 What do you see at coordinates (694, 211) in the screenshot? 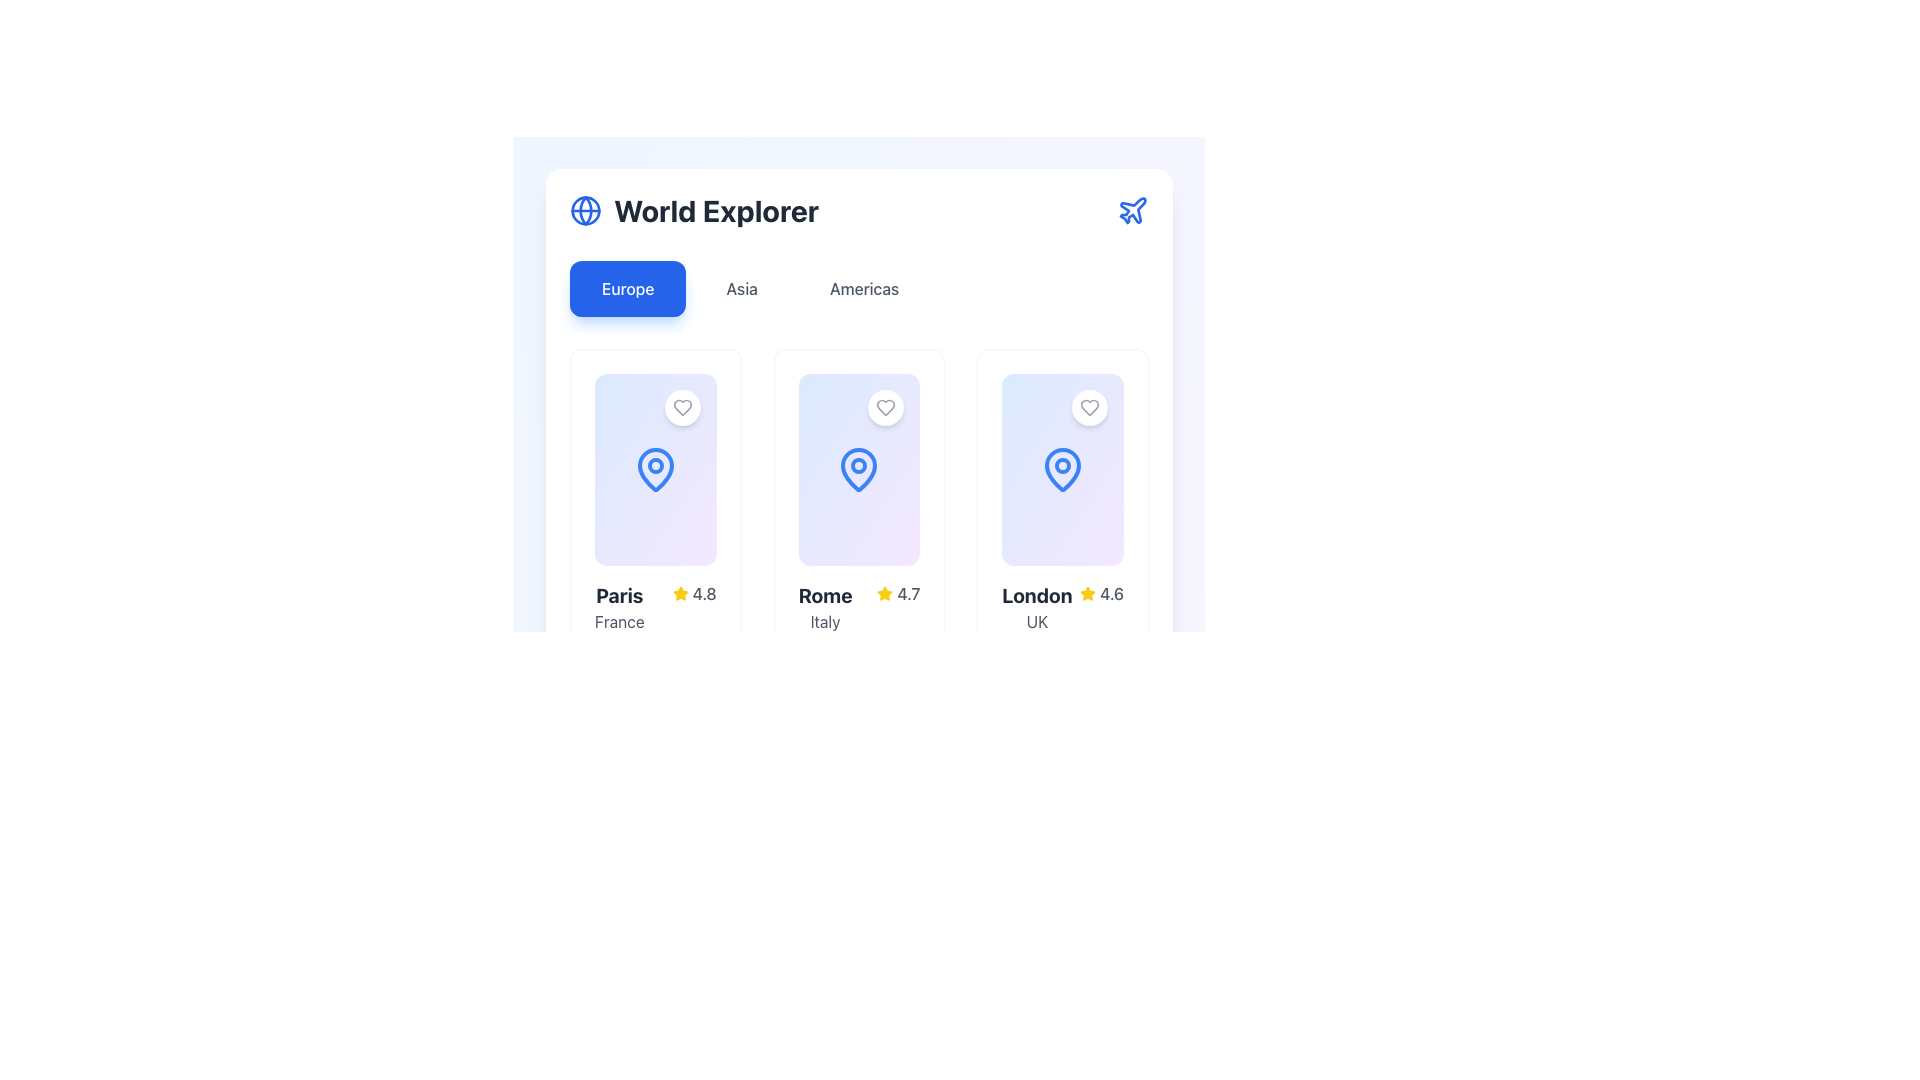
I see `the 'World Explorer' header with a globe icon` at bounding box center [694, 211].